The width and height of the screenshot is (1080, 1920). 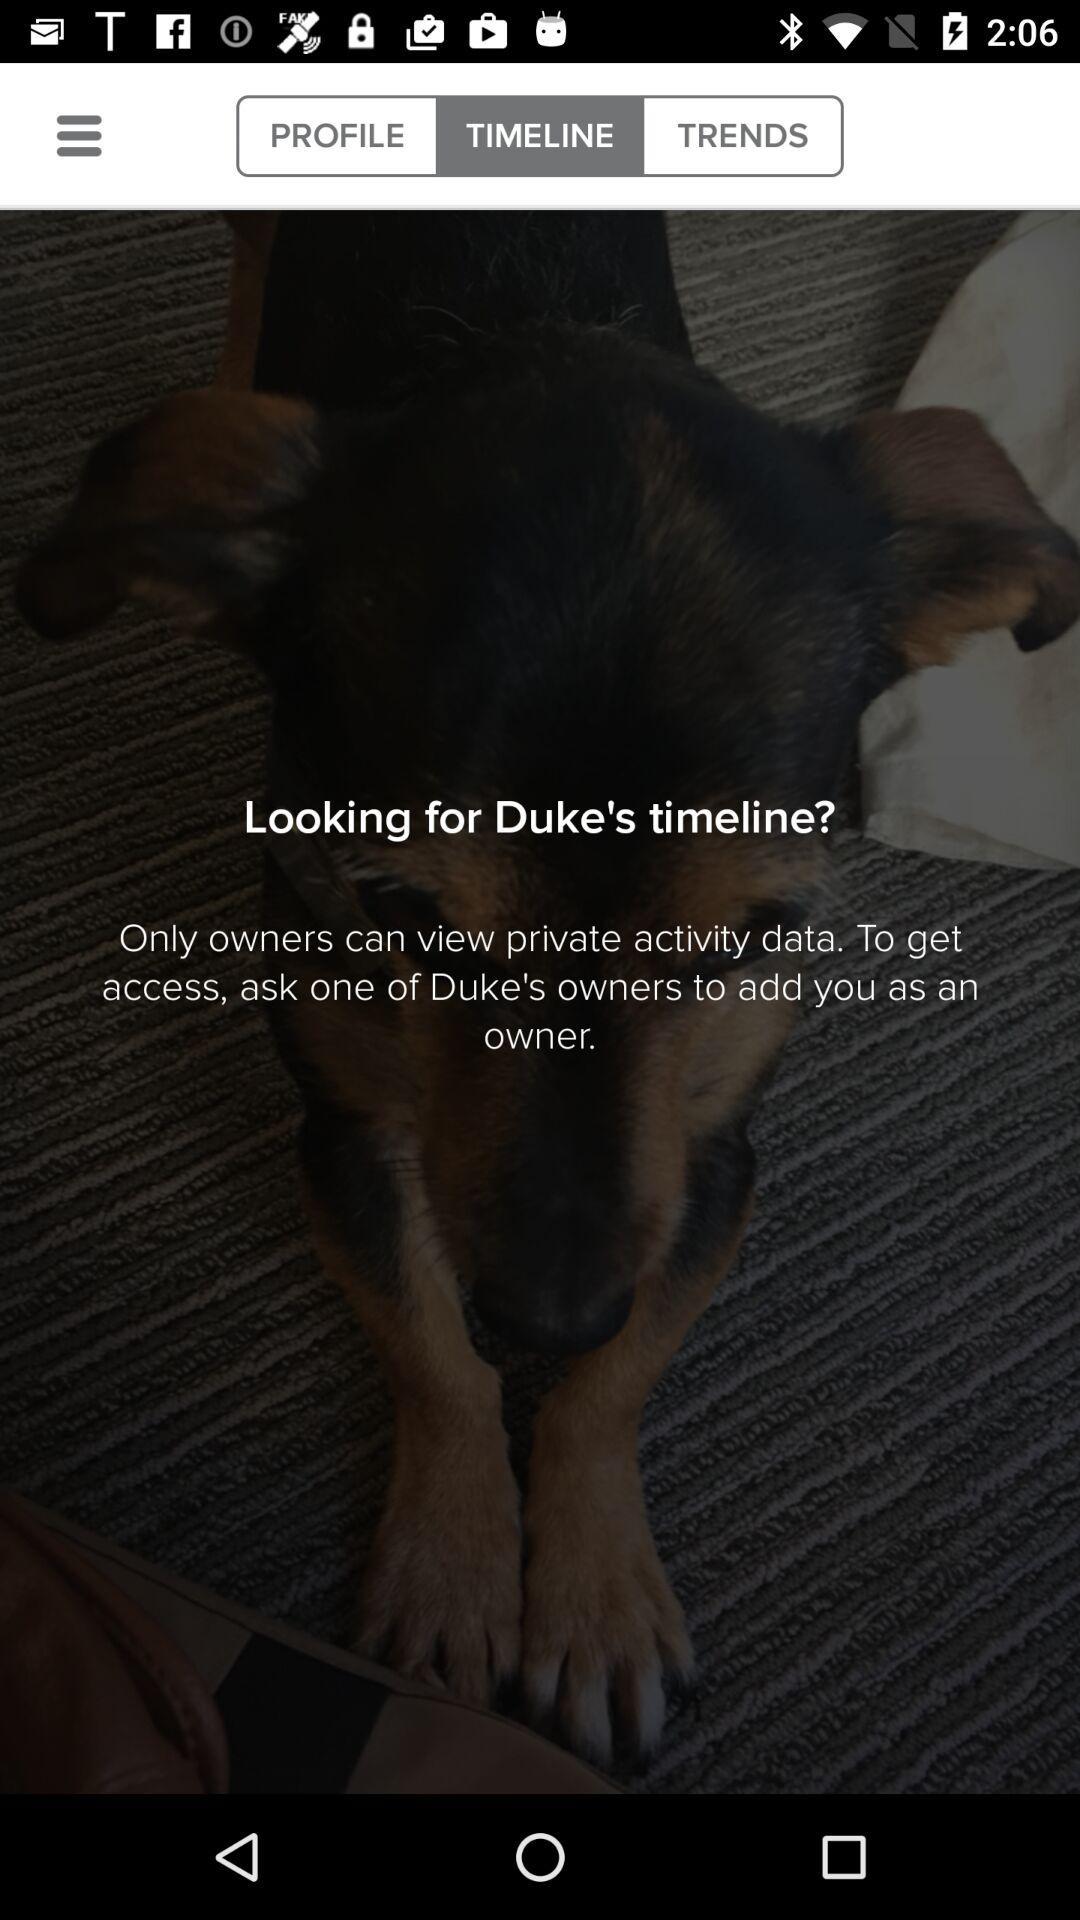 I want to click on menu, so click(x=78, y=135).